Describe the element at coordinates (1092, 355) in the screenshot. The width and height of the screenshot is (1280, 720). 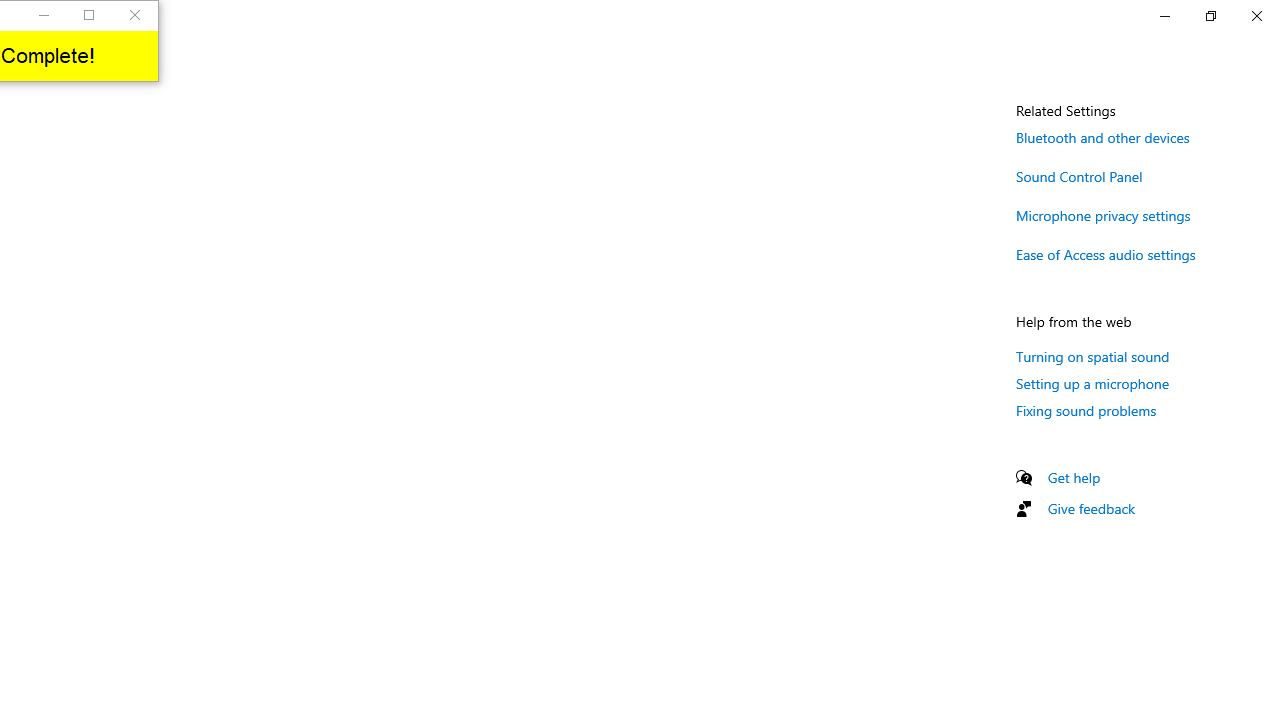
I see `'Turning on spatial sound'` at that location.